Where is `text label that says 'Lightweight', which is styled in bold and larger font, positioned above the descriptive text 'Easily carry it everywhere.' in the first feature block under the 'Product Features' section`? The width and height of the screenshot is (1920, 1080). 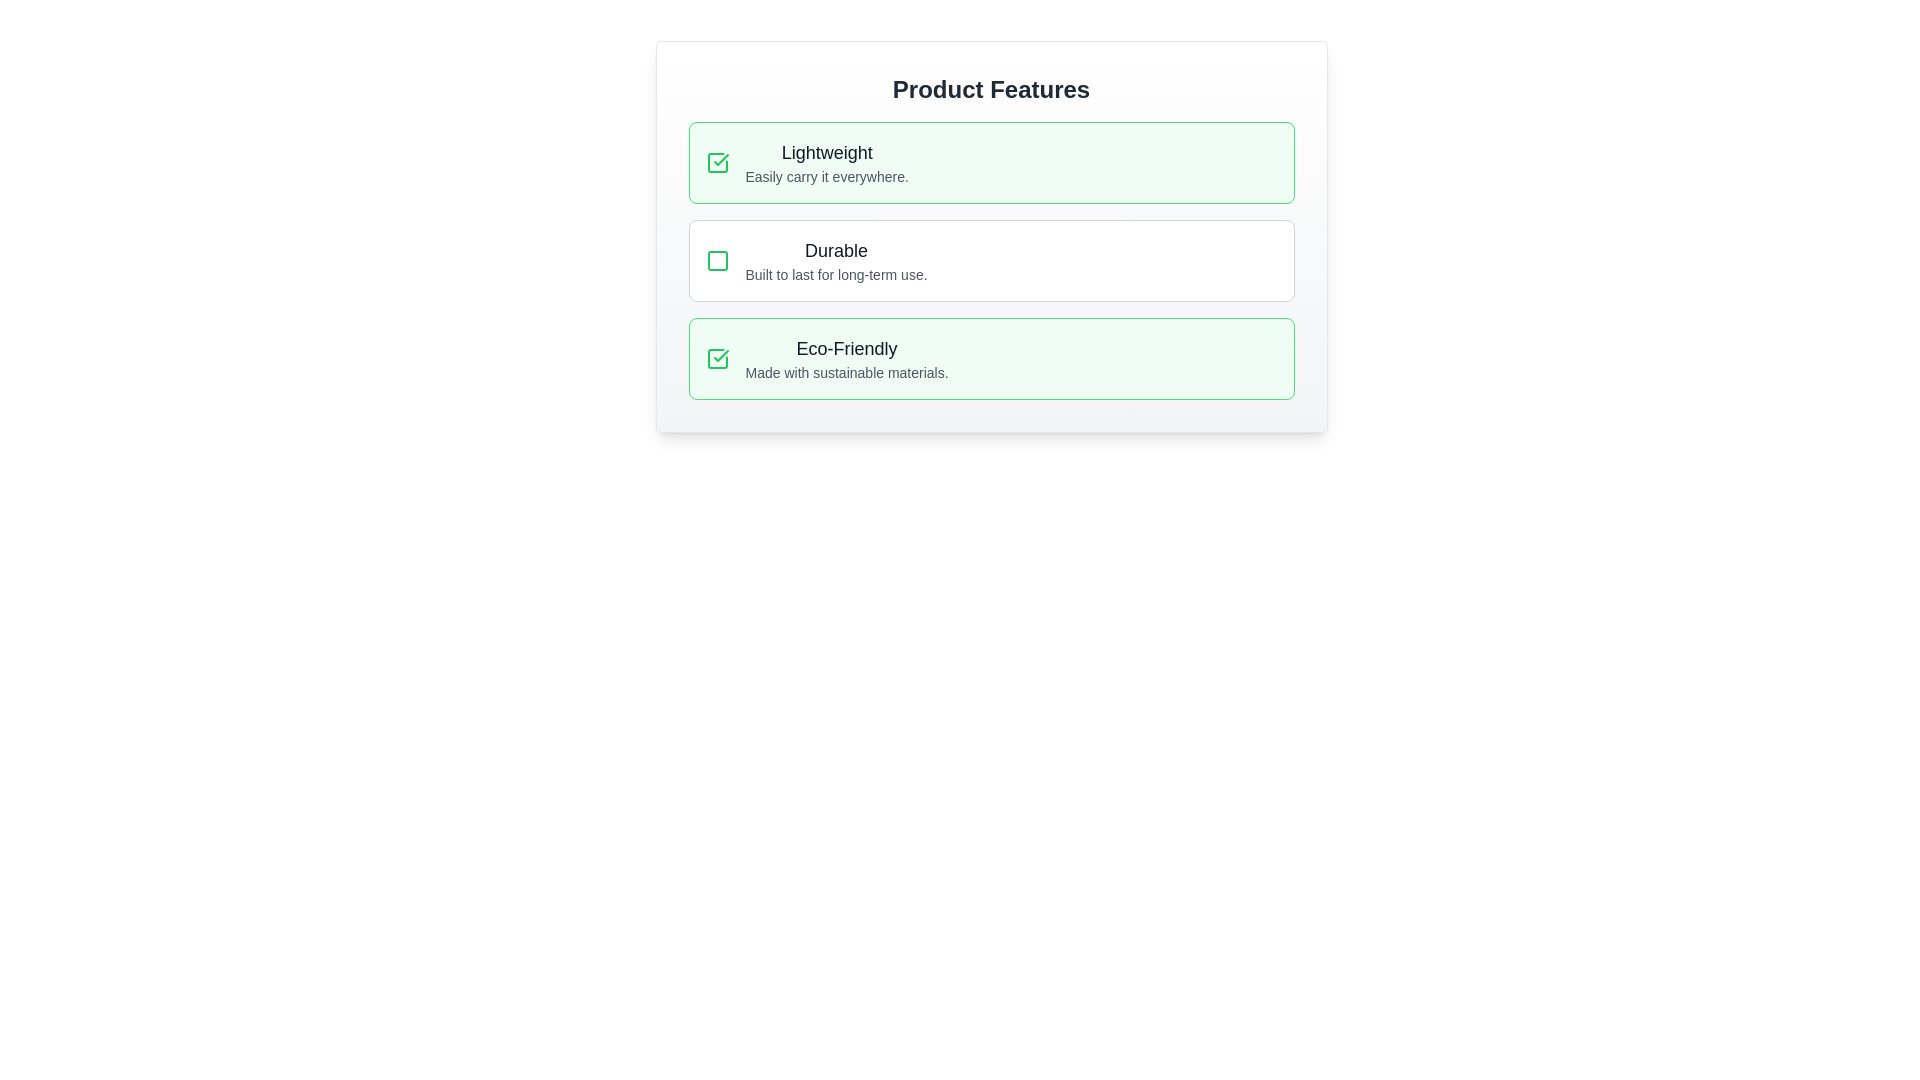
text label that says 'Lightweight', which is styled in bold and larger font, positioned above the descriptive text 'Easily carry it everywhere.' in the first feature block under the 'Product Features' section is located at coordinates (827, 152).